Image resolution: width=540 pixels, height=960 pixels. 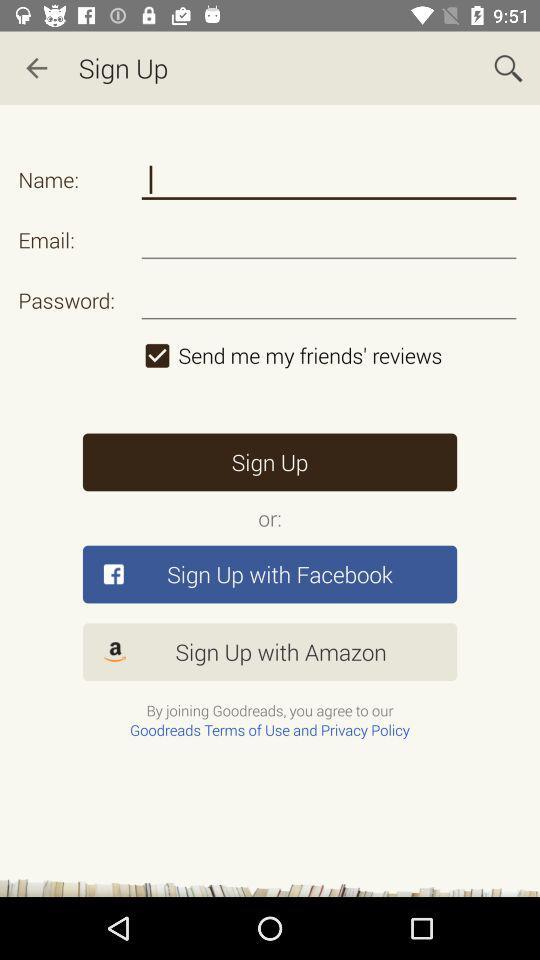 What do you see at coordinates (36, 68) in the screenshot?
I see `item next to sign up app` at bounding box center [36, 68].